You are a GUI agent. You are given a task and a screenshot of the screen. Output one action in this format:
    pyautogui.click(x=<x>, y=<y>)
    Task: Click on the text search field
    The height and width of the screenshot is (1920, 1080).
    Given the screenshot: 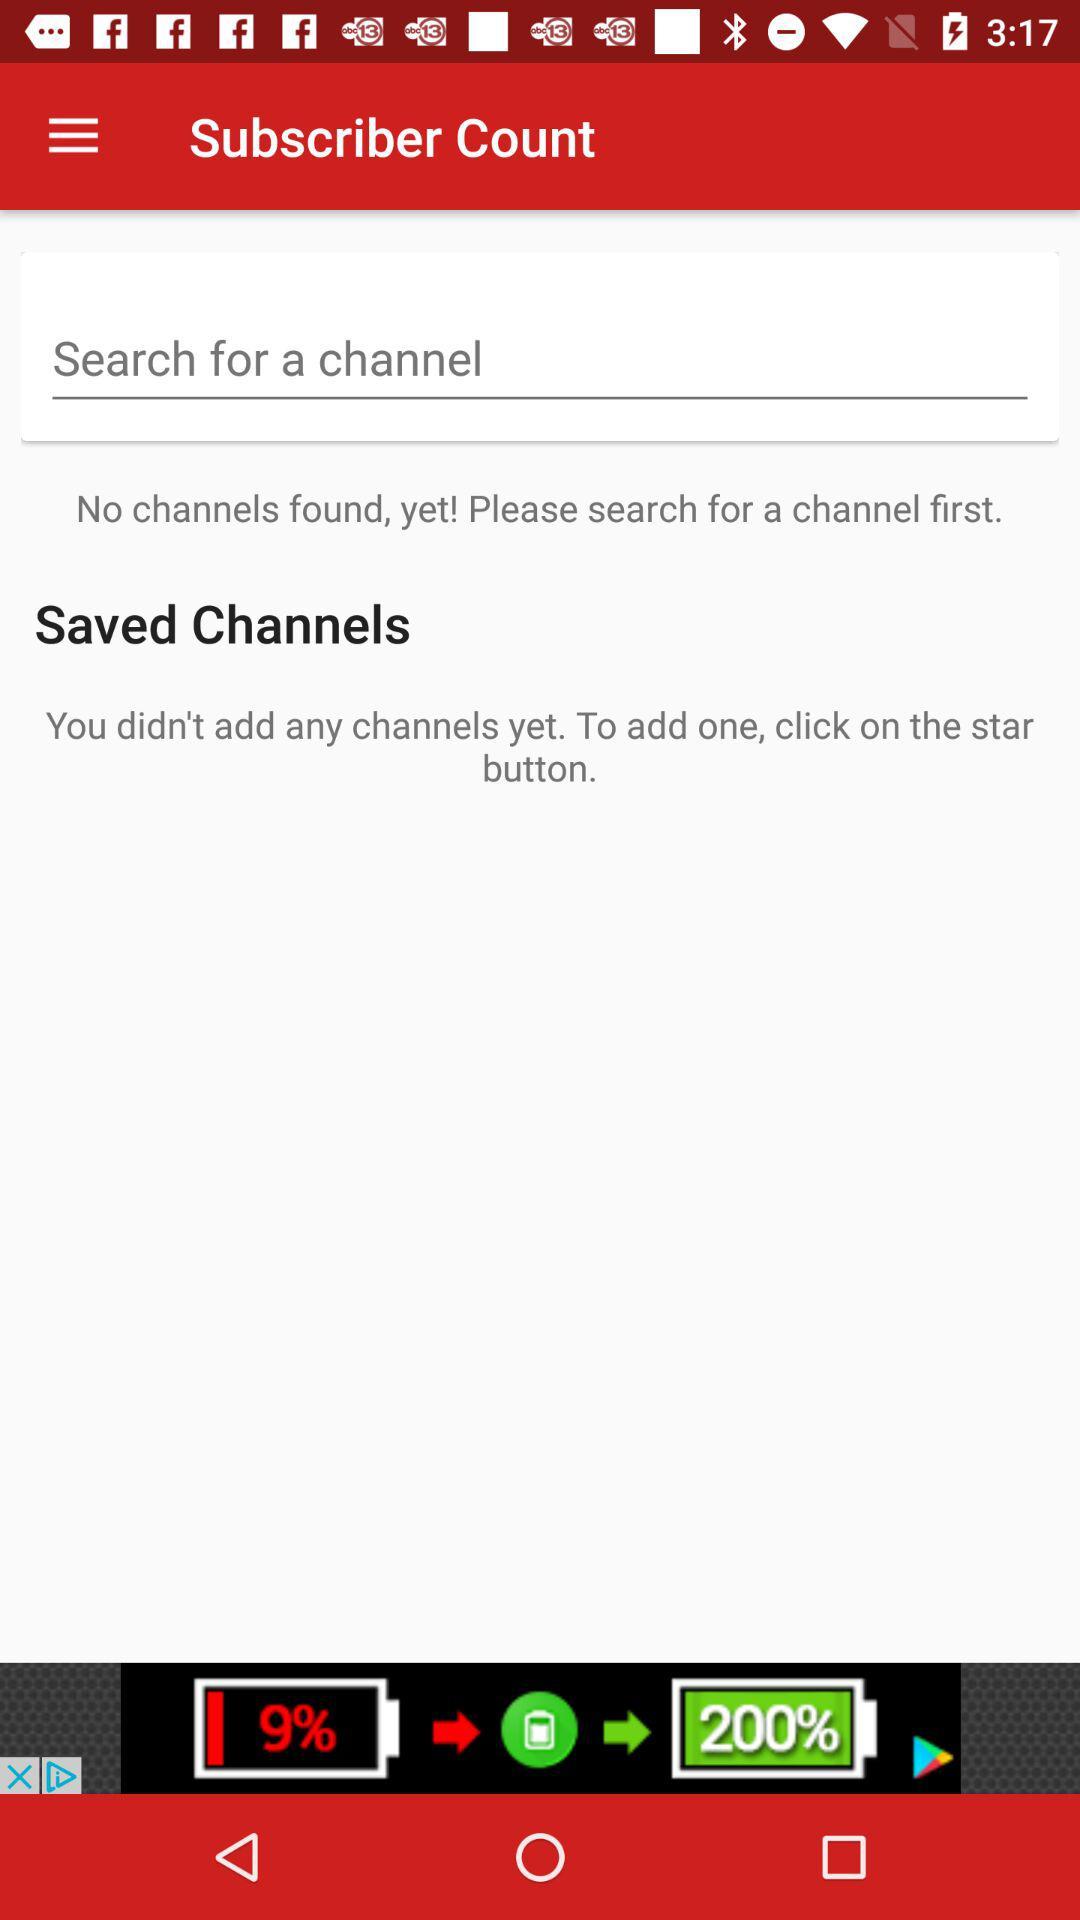 What is the action you would take?
    pyautogui.click(x=540, y=360)
    